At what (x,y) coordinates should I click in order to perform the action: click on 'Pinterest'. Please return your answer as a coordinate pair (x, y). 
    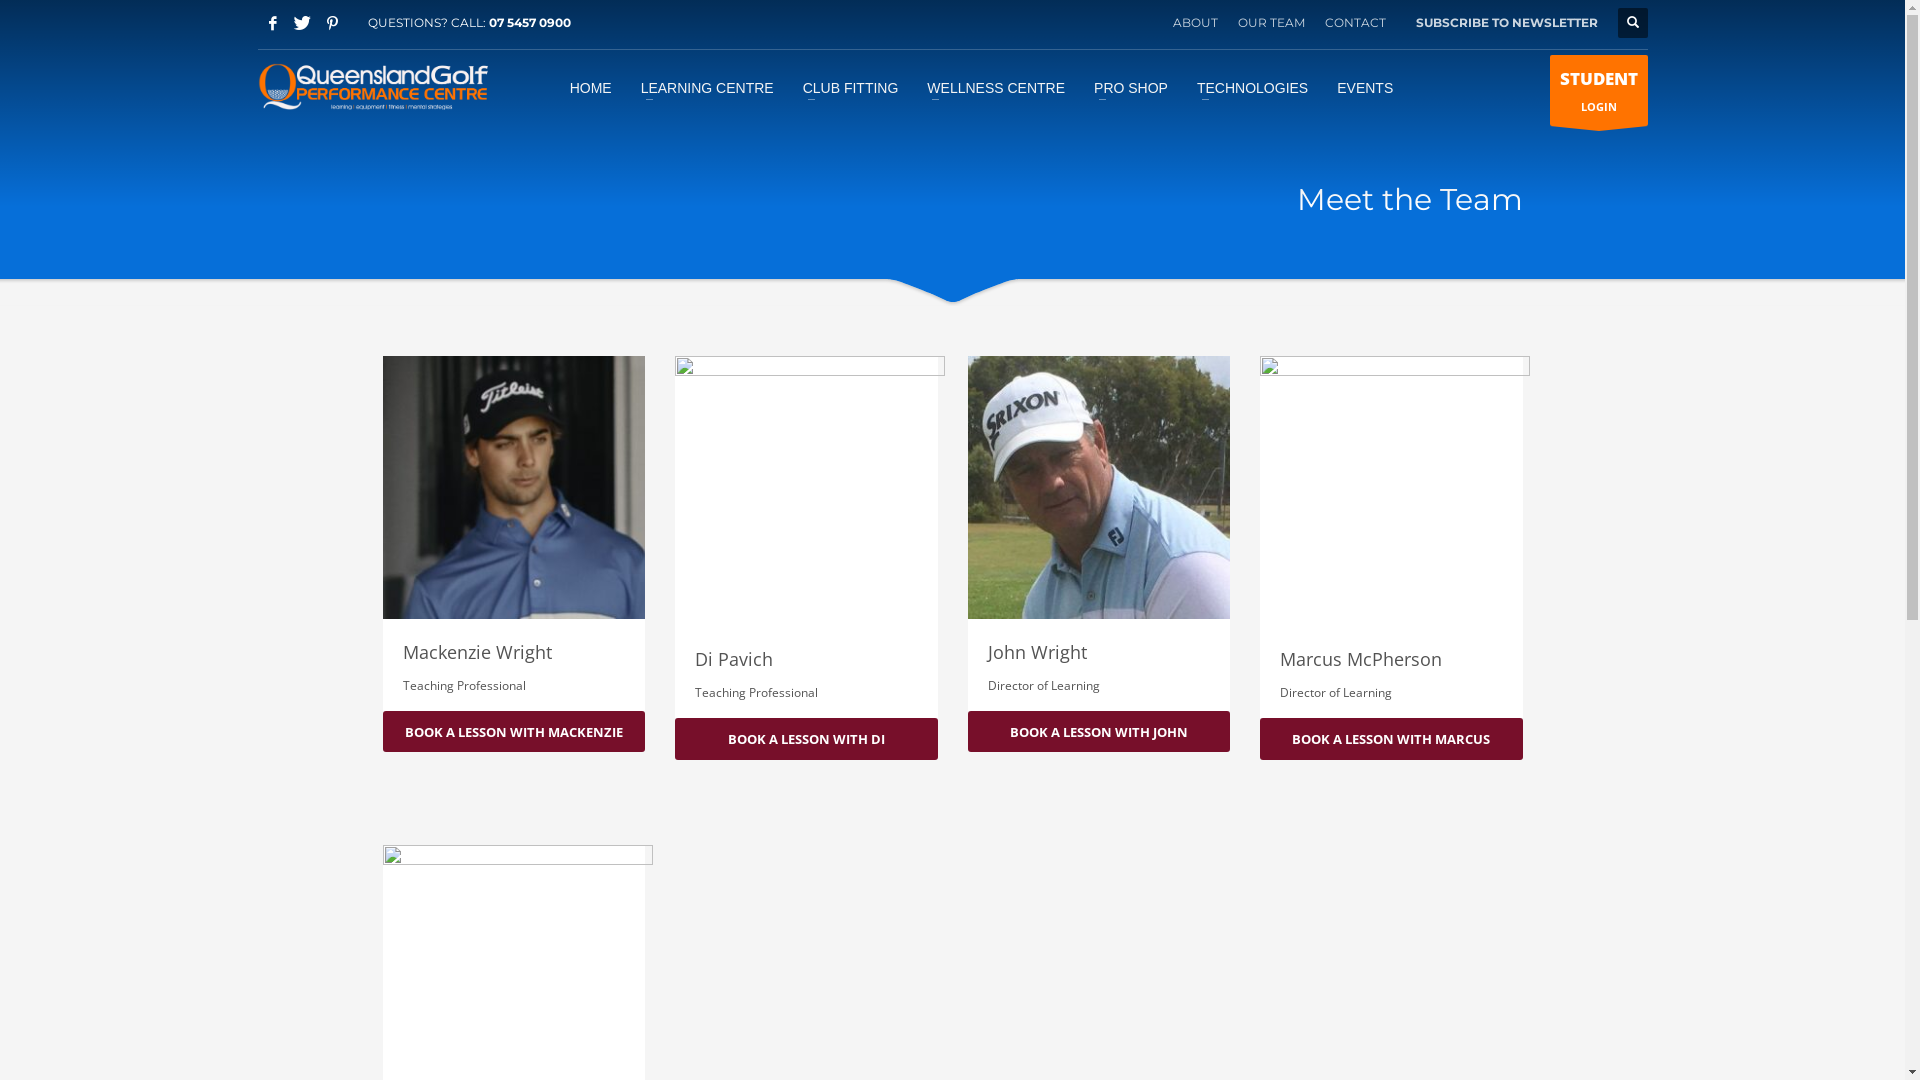
    Looking at the image, I should click on (332, 23).